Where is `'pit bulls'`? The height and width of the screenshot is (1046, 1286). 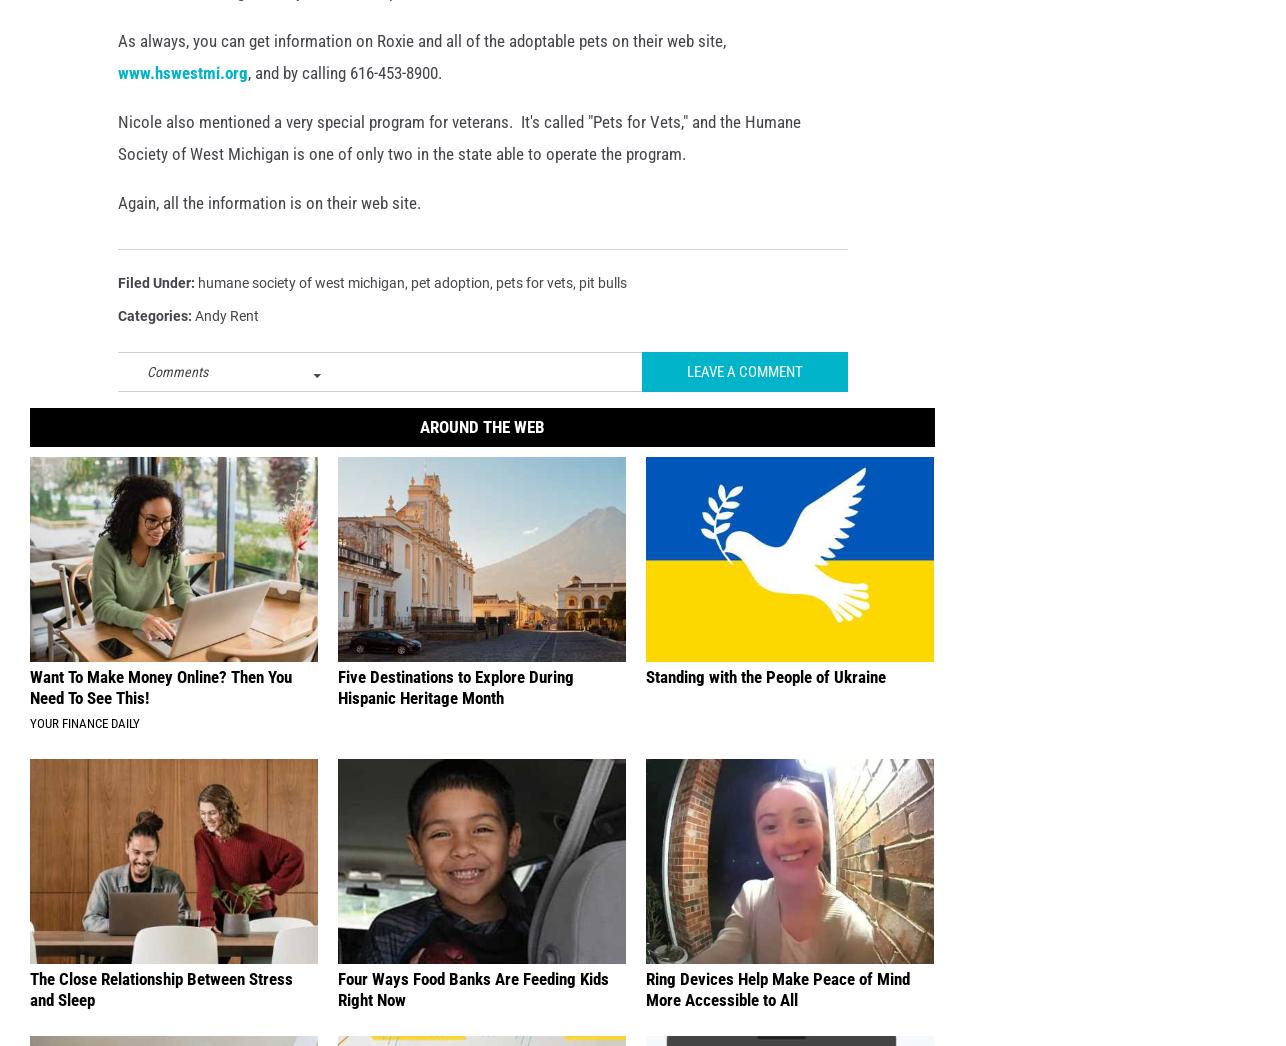 'pit bulls' is located at coordinates (602, 313).